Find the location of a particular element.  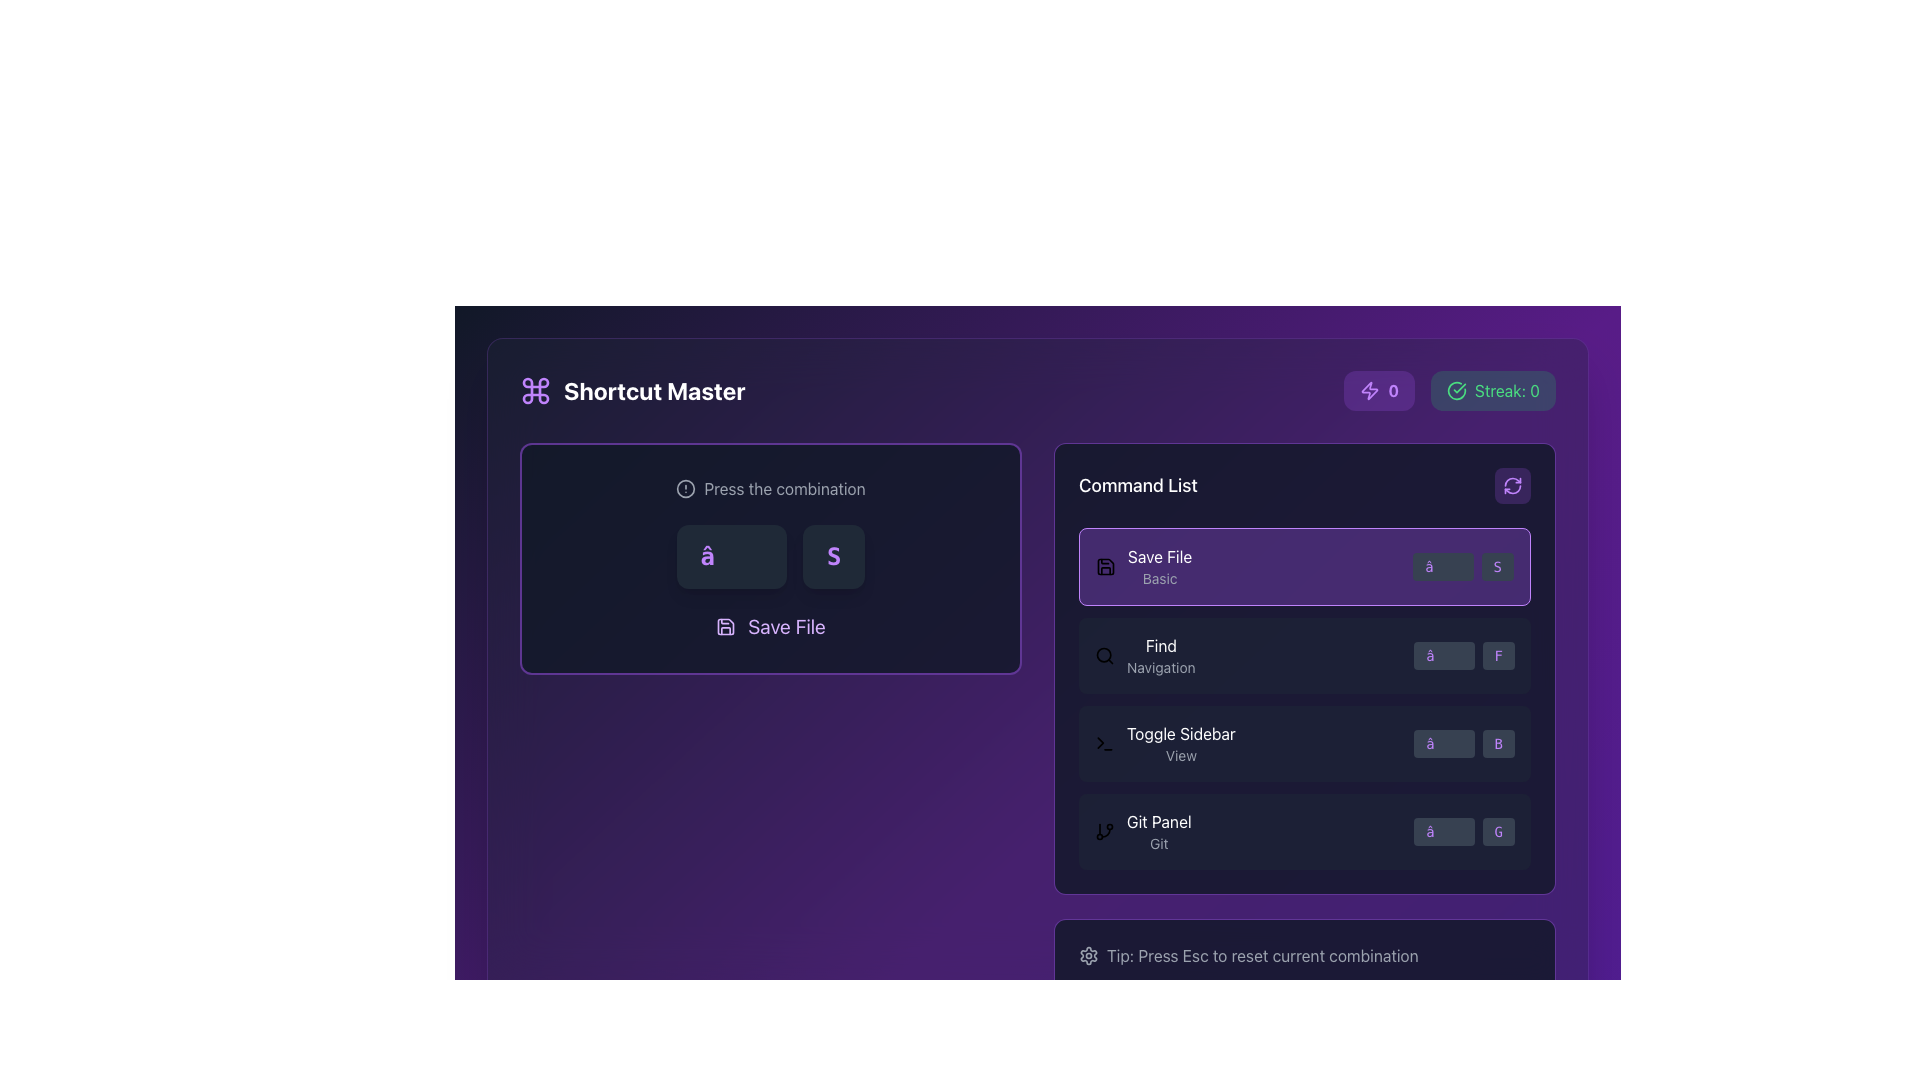

the Label indicating the keyboard shortcut for the 'Toggle Sidebar' command, which is located in the right-side panel of the 'Command List' section, next to the keyboard shortcut icon 'â' is located at coordinates (1498, 744).